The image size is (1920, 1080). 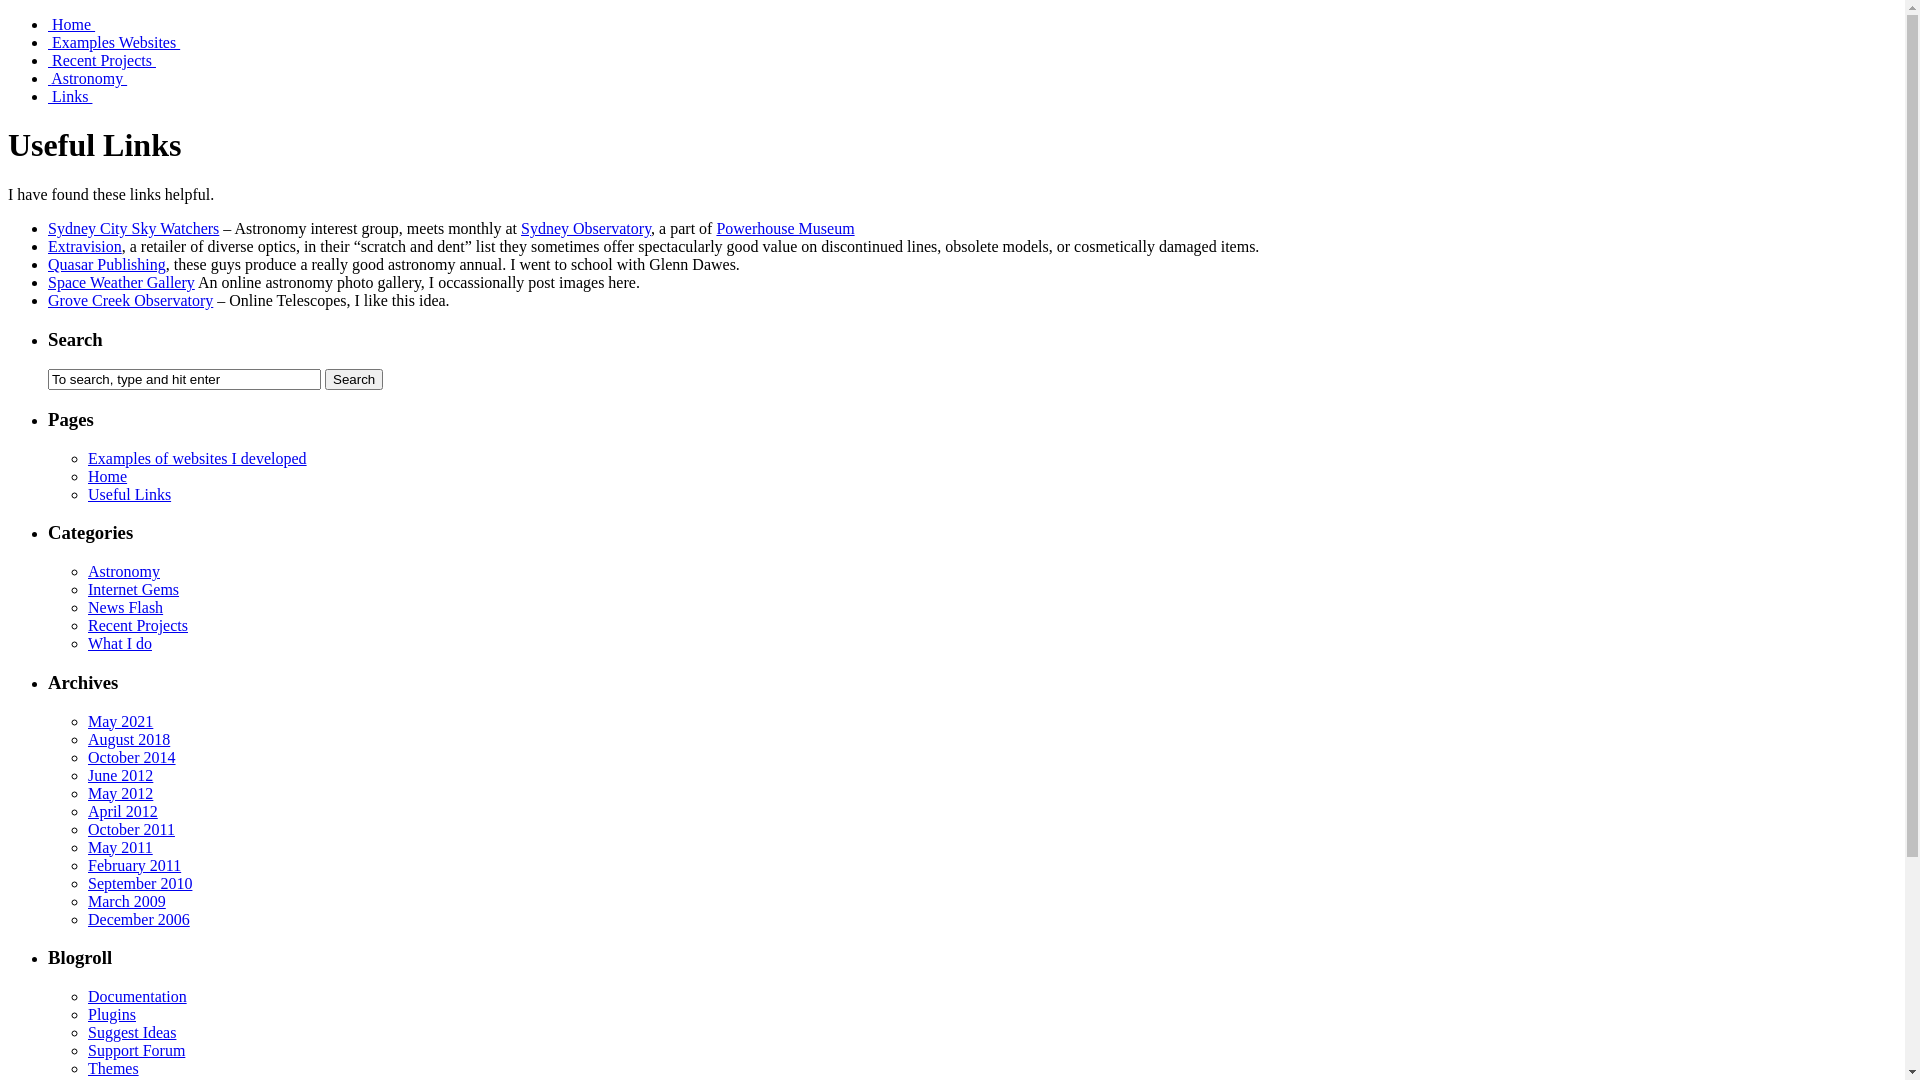 What do you see at coordinates (86, 1032) in the screenshot?
I see `'Suggest Ideas'` at bounding box center [86, 1032].